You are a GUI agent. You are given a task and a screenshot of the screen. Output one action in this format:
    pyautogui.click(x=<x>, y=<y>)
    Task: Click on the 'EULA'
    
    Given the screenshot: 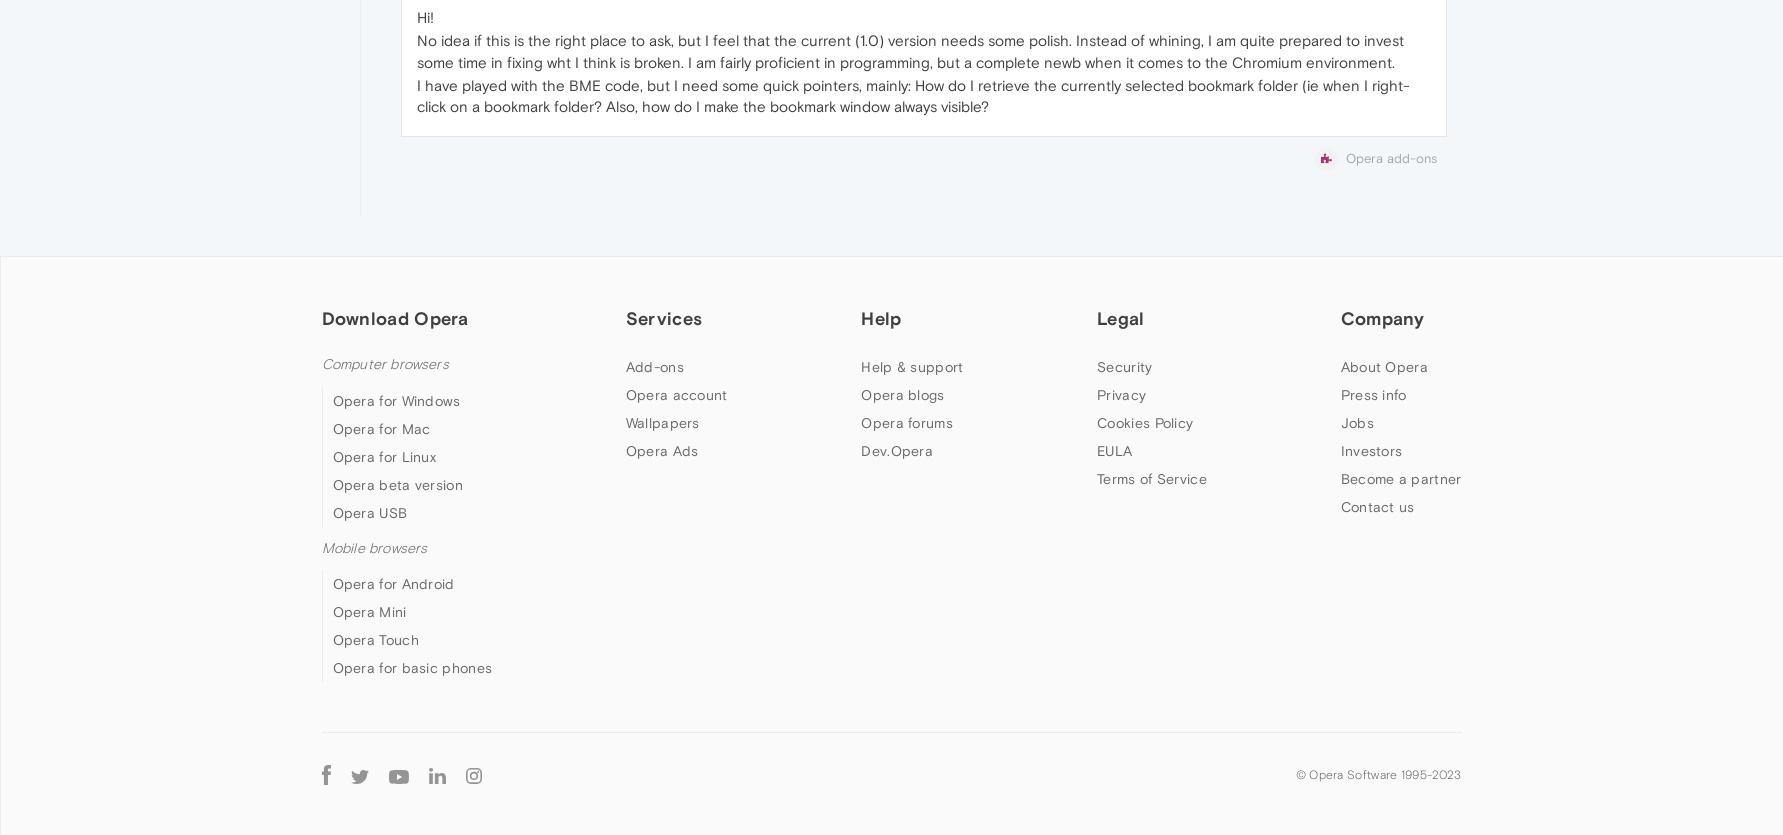 What is the action you would take?
    pyautogui.click(x=1113, y=449)
    